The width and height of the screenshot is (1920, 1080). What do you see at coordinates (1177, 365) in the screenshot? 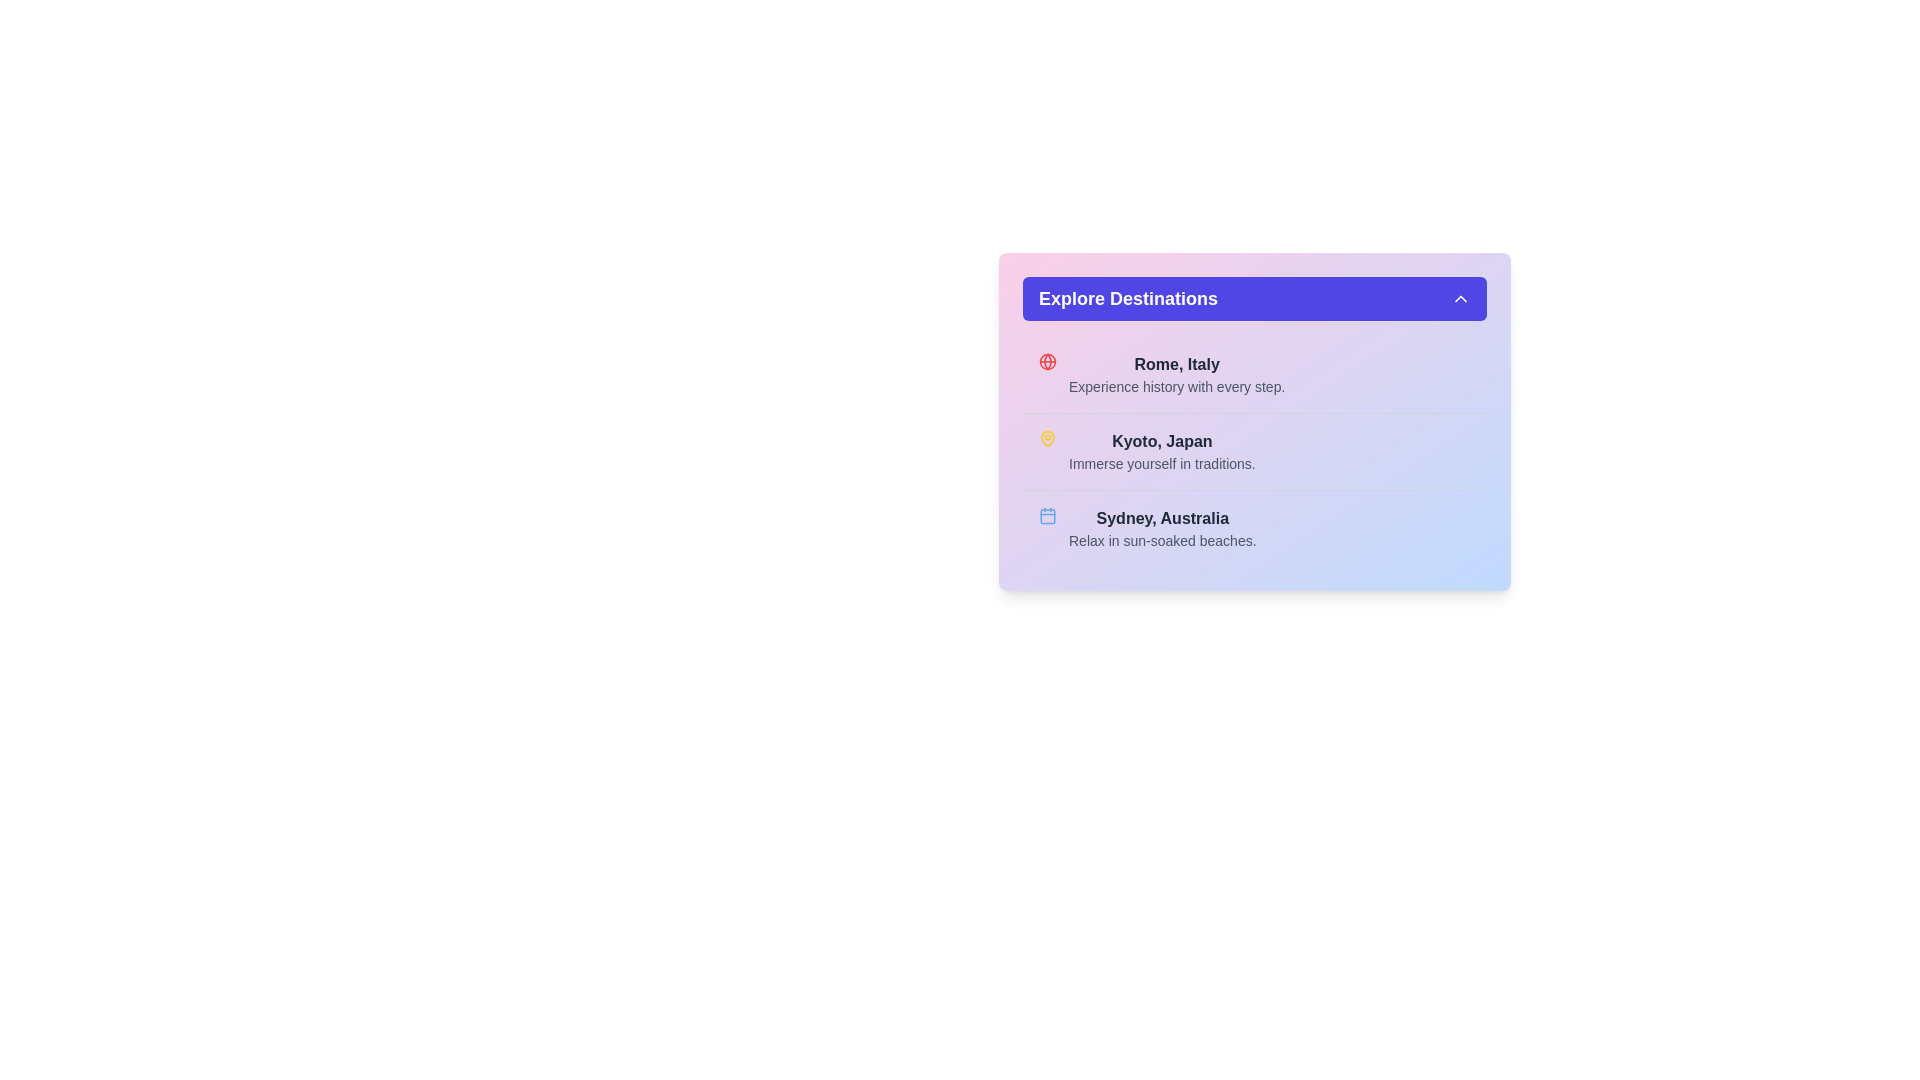
I see `text label that serves as the title for the first destination entry in the 'Explore Destinations' list, positioned above the description text and next to the globe icon` at bounding box center [1177, 365].